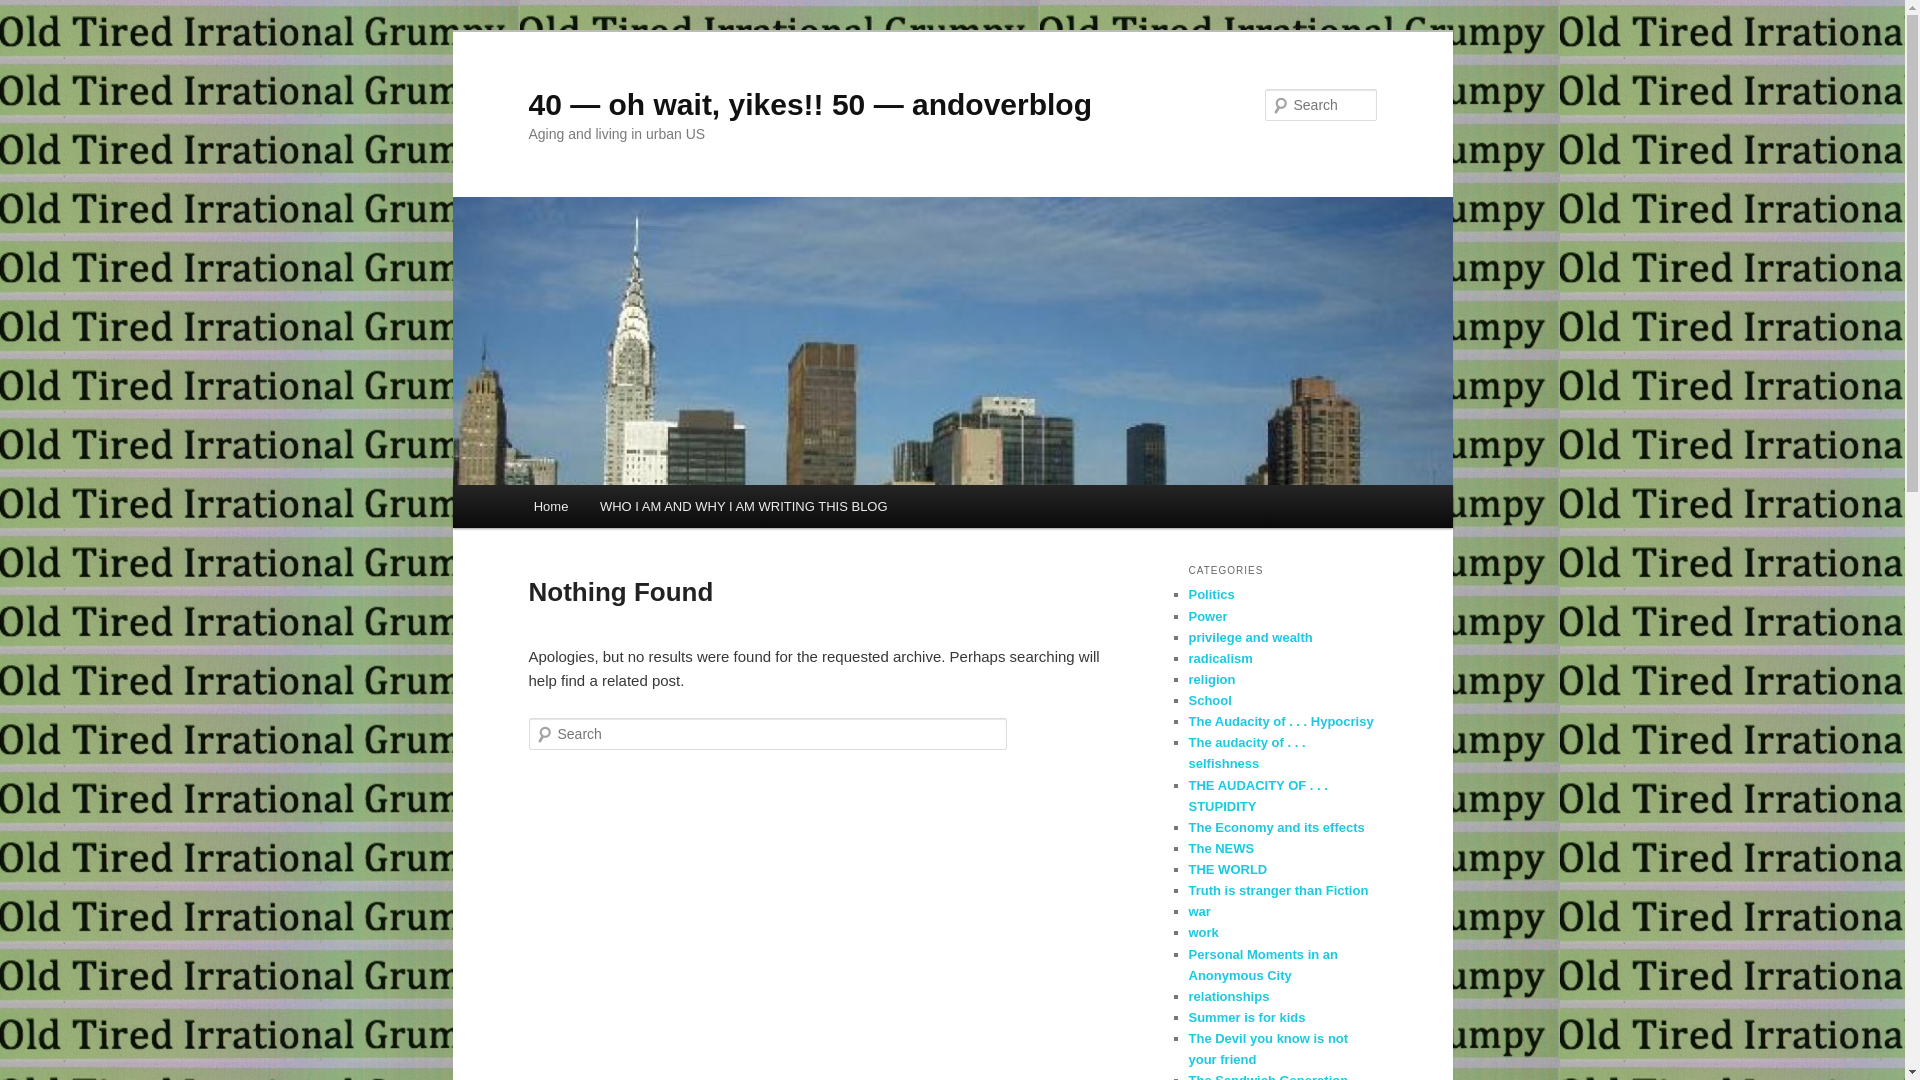  Describe the element at coordinates (1245, 1017) in the screenshot. I see `'Summer is for kids'` at that location.